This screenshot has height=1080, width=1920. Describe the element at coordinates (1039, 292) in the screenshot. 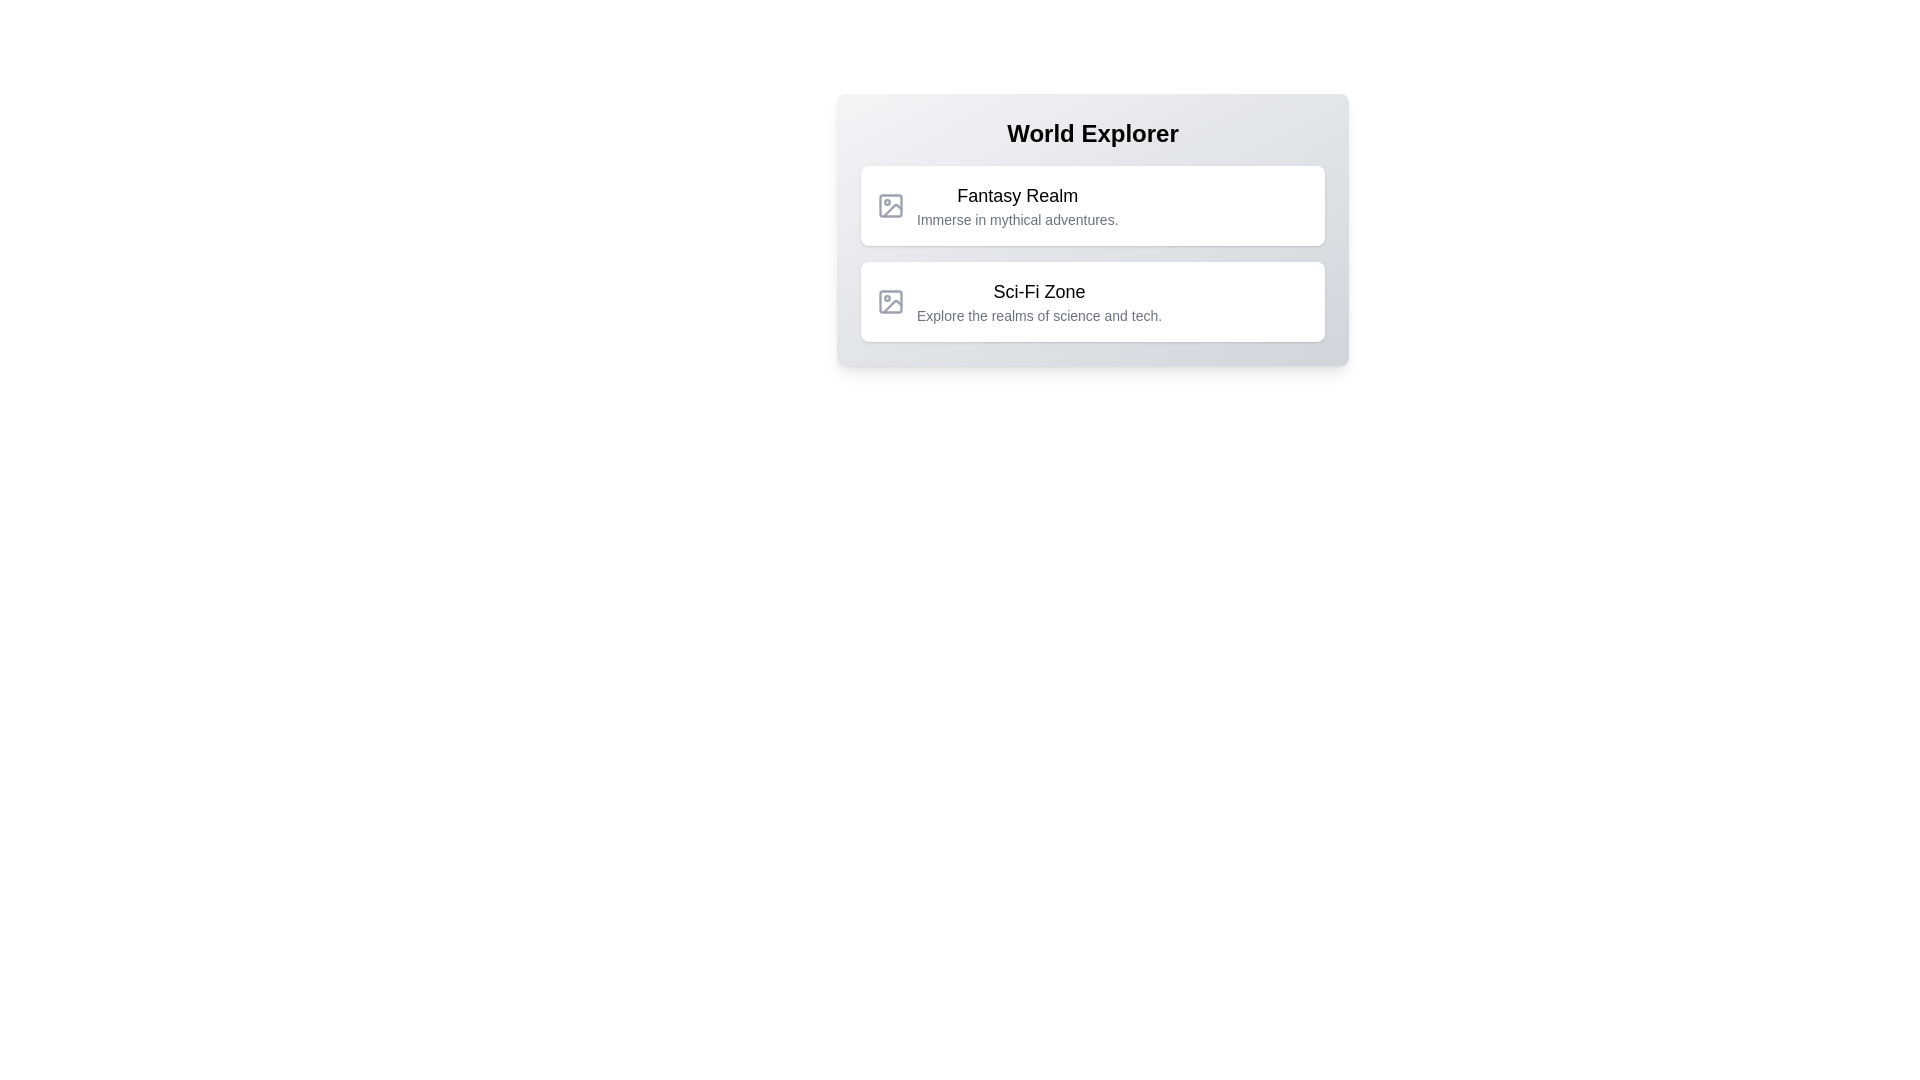

I see `the 'Sci-Fi Zone' text label` at that location.